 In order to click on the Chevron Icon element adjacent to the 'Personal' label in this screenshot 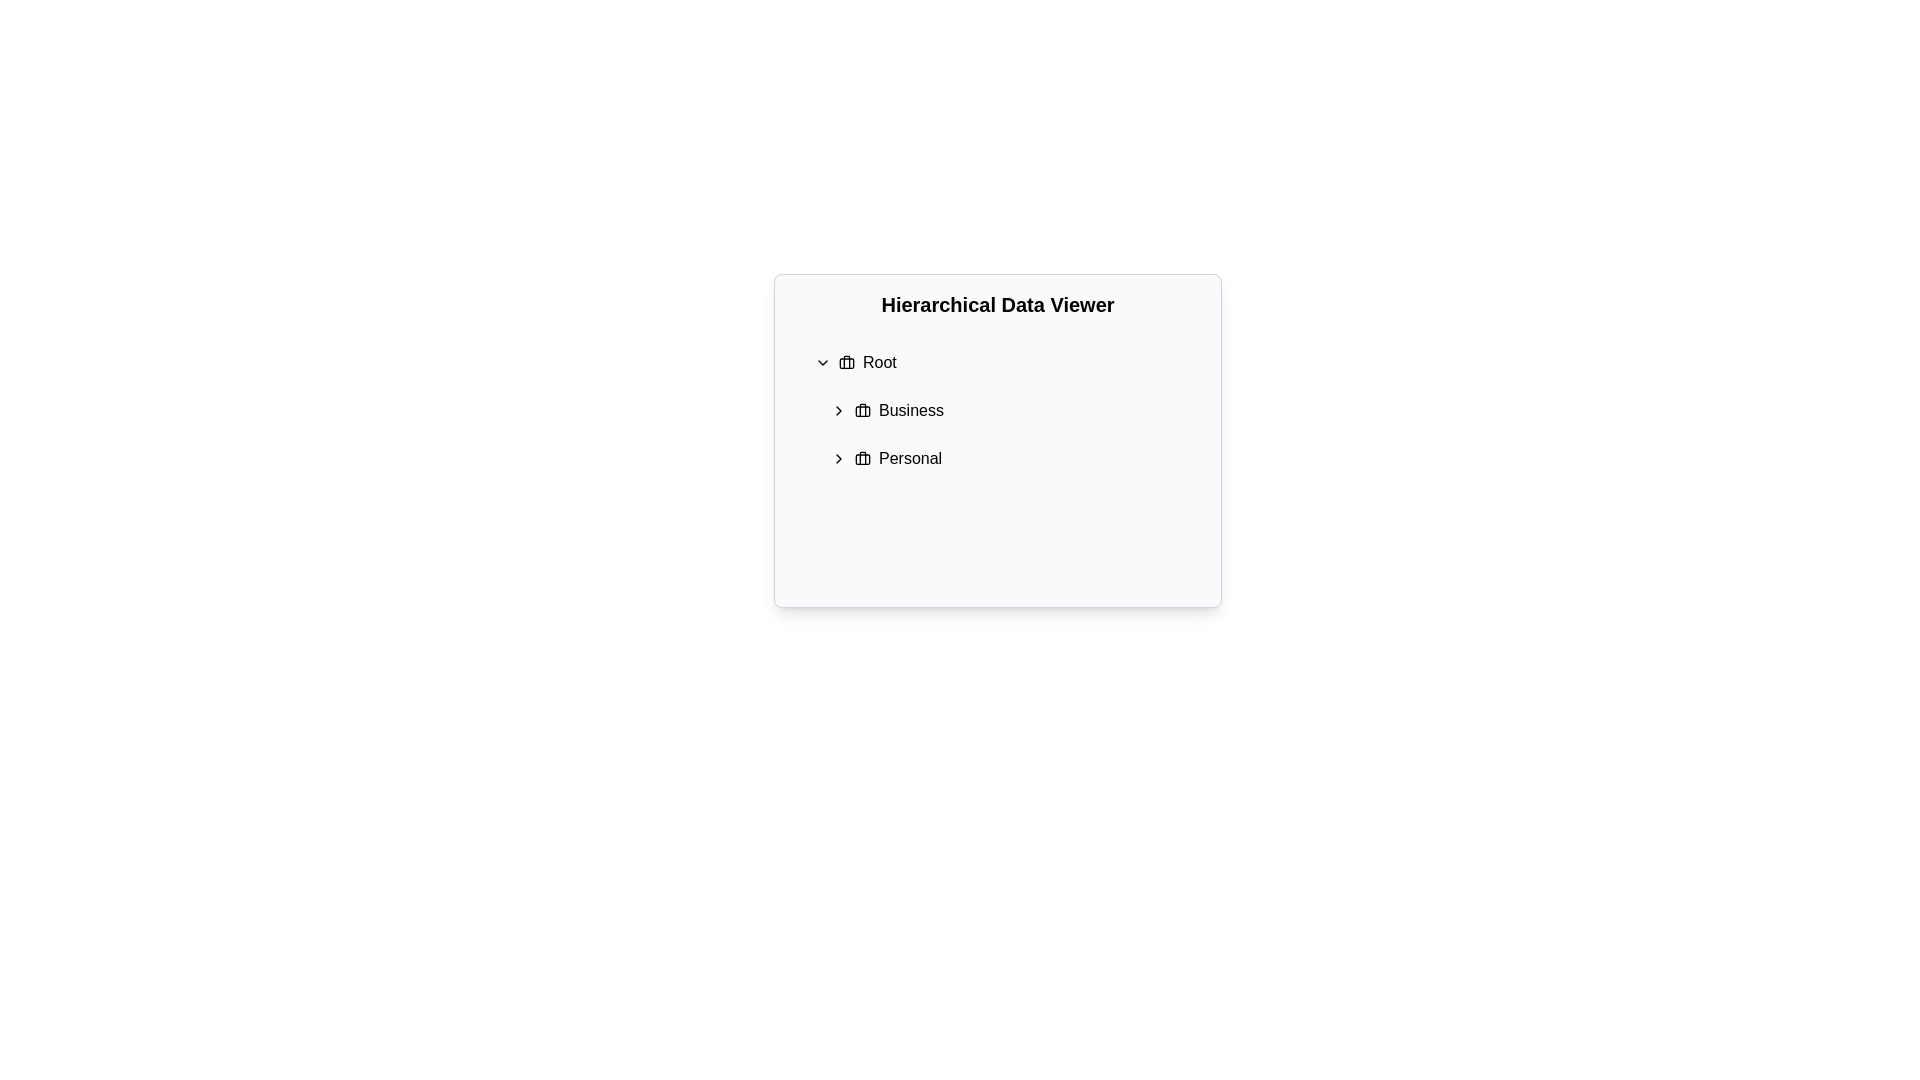, I will do `click(839, 459)`.